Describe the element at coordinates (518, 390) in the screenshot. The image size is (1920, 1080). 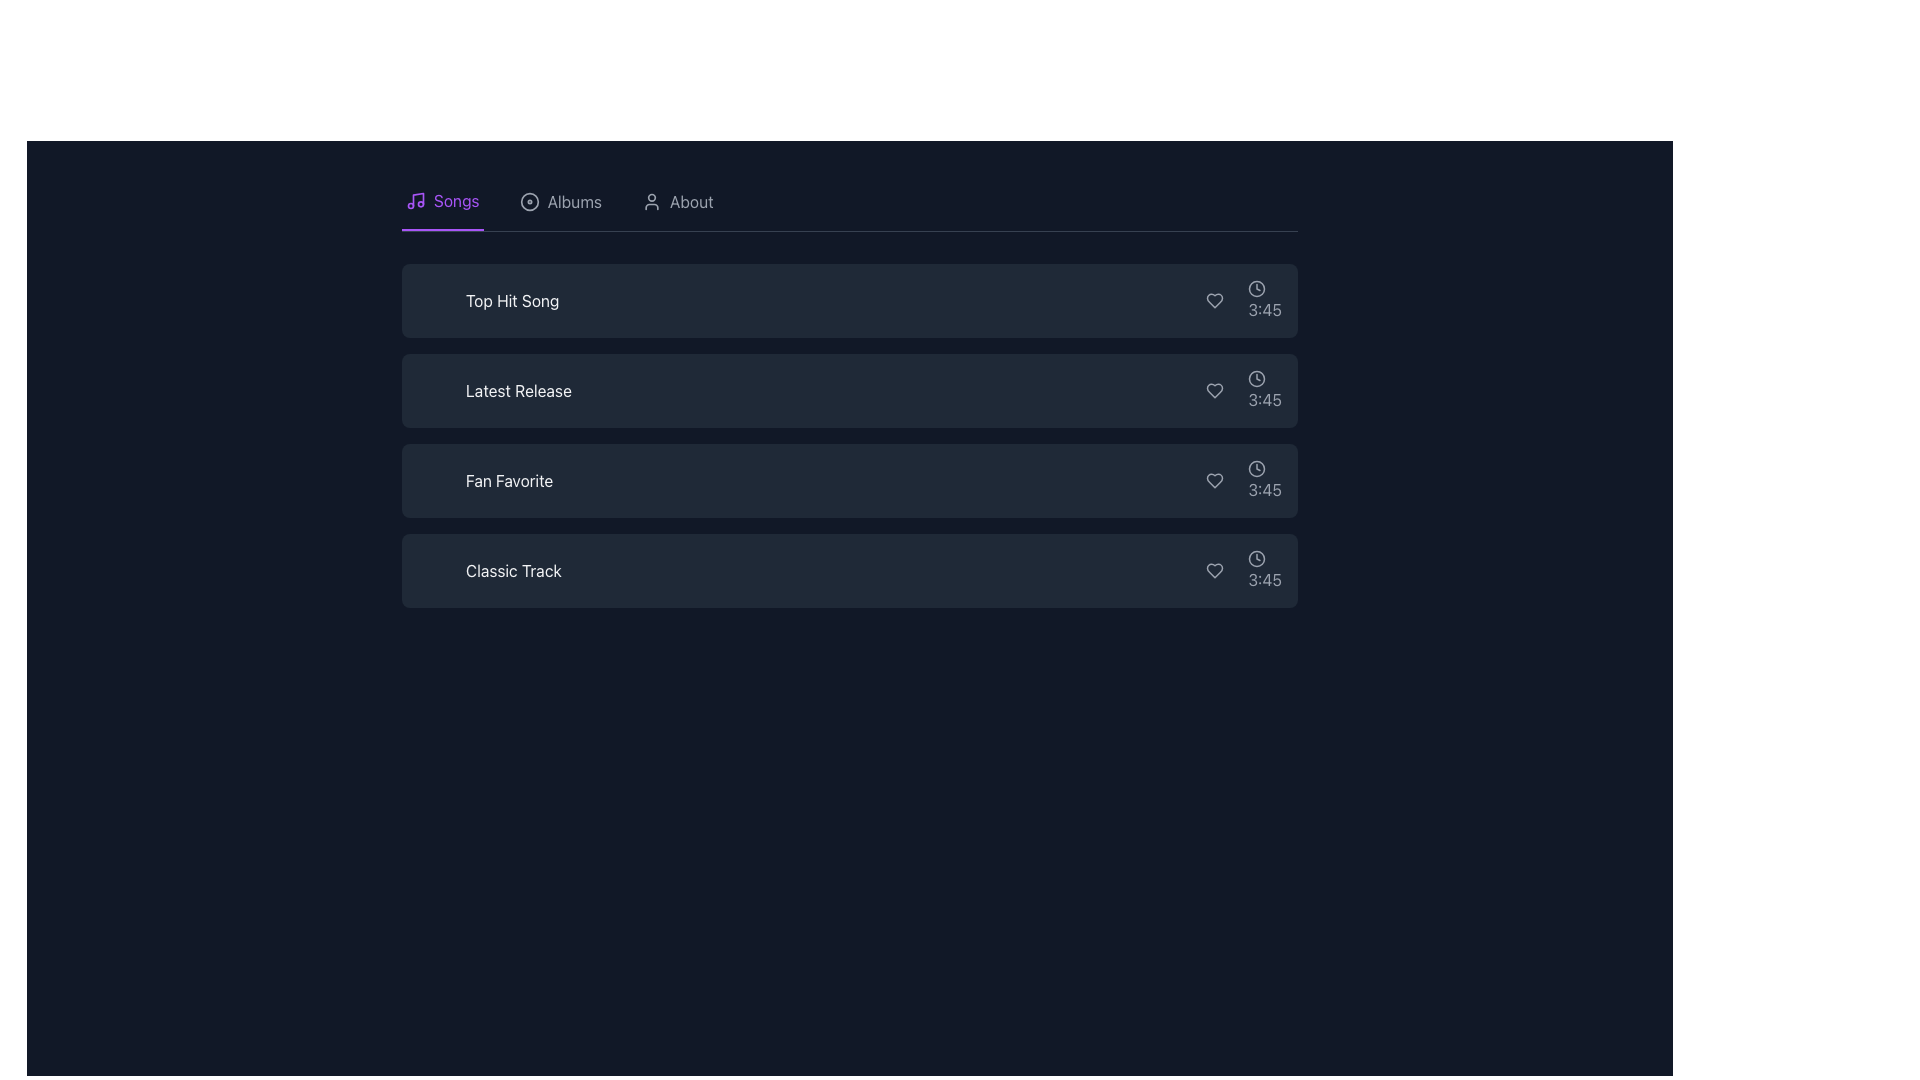
I see `text of the Text Label that serves as the title or description of the second entry in a vertical list of items, aligned center-left` at that location.